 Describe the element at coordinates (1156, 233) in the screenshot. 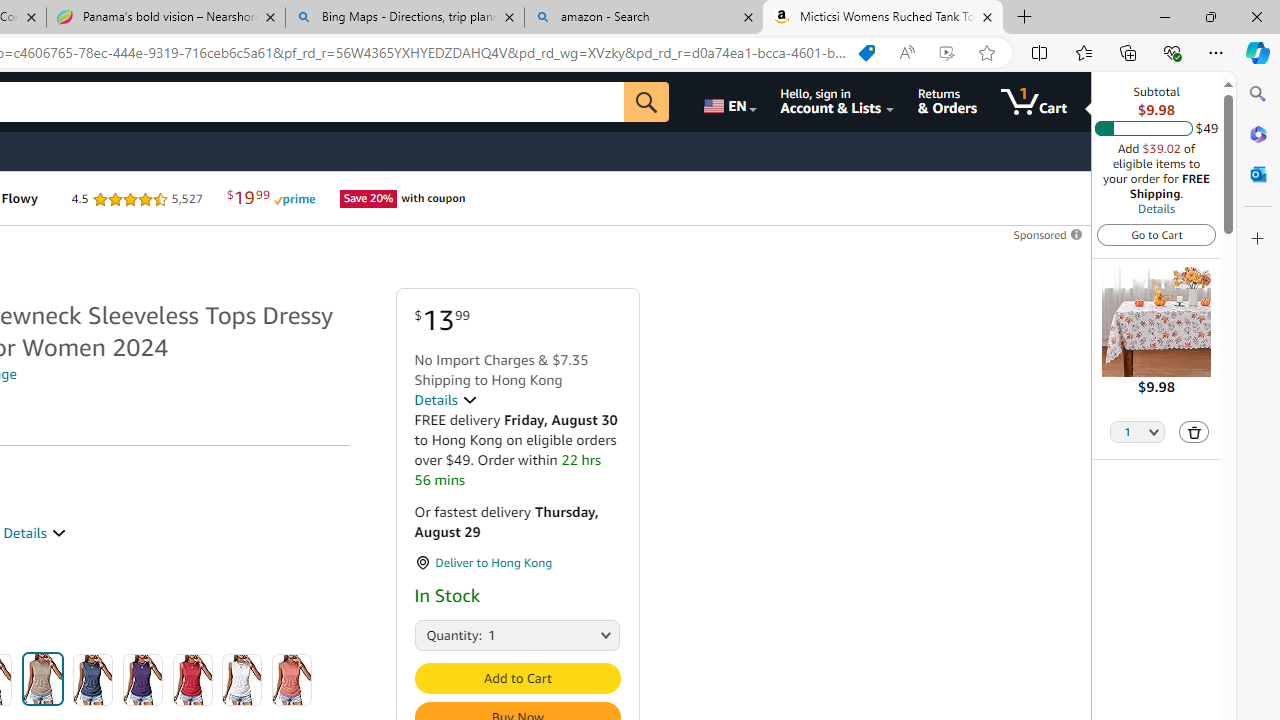

I see `'Go to Cart'` at that location.